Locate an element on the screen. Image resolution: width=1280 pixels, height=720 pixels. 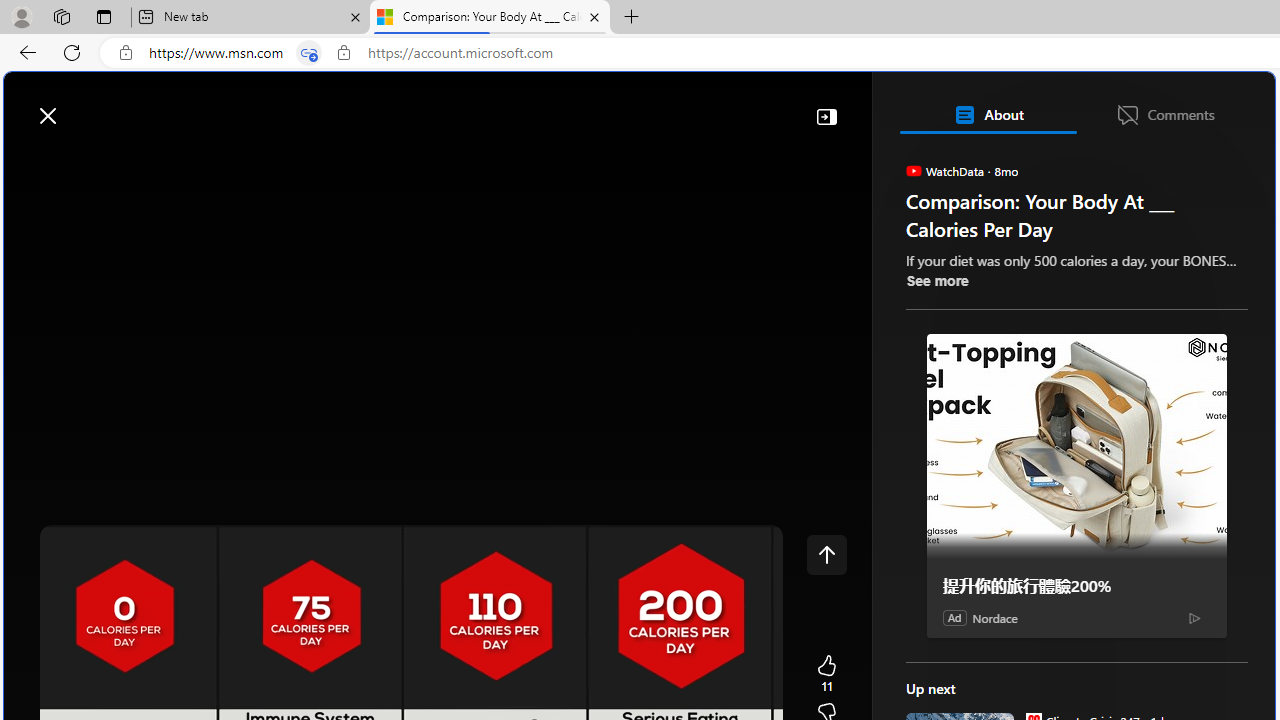
'Personal Profile' is located at coordinates (21, 16).